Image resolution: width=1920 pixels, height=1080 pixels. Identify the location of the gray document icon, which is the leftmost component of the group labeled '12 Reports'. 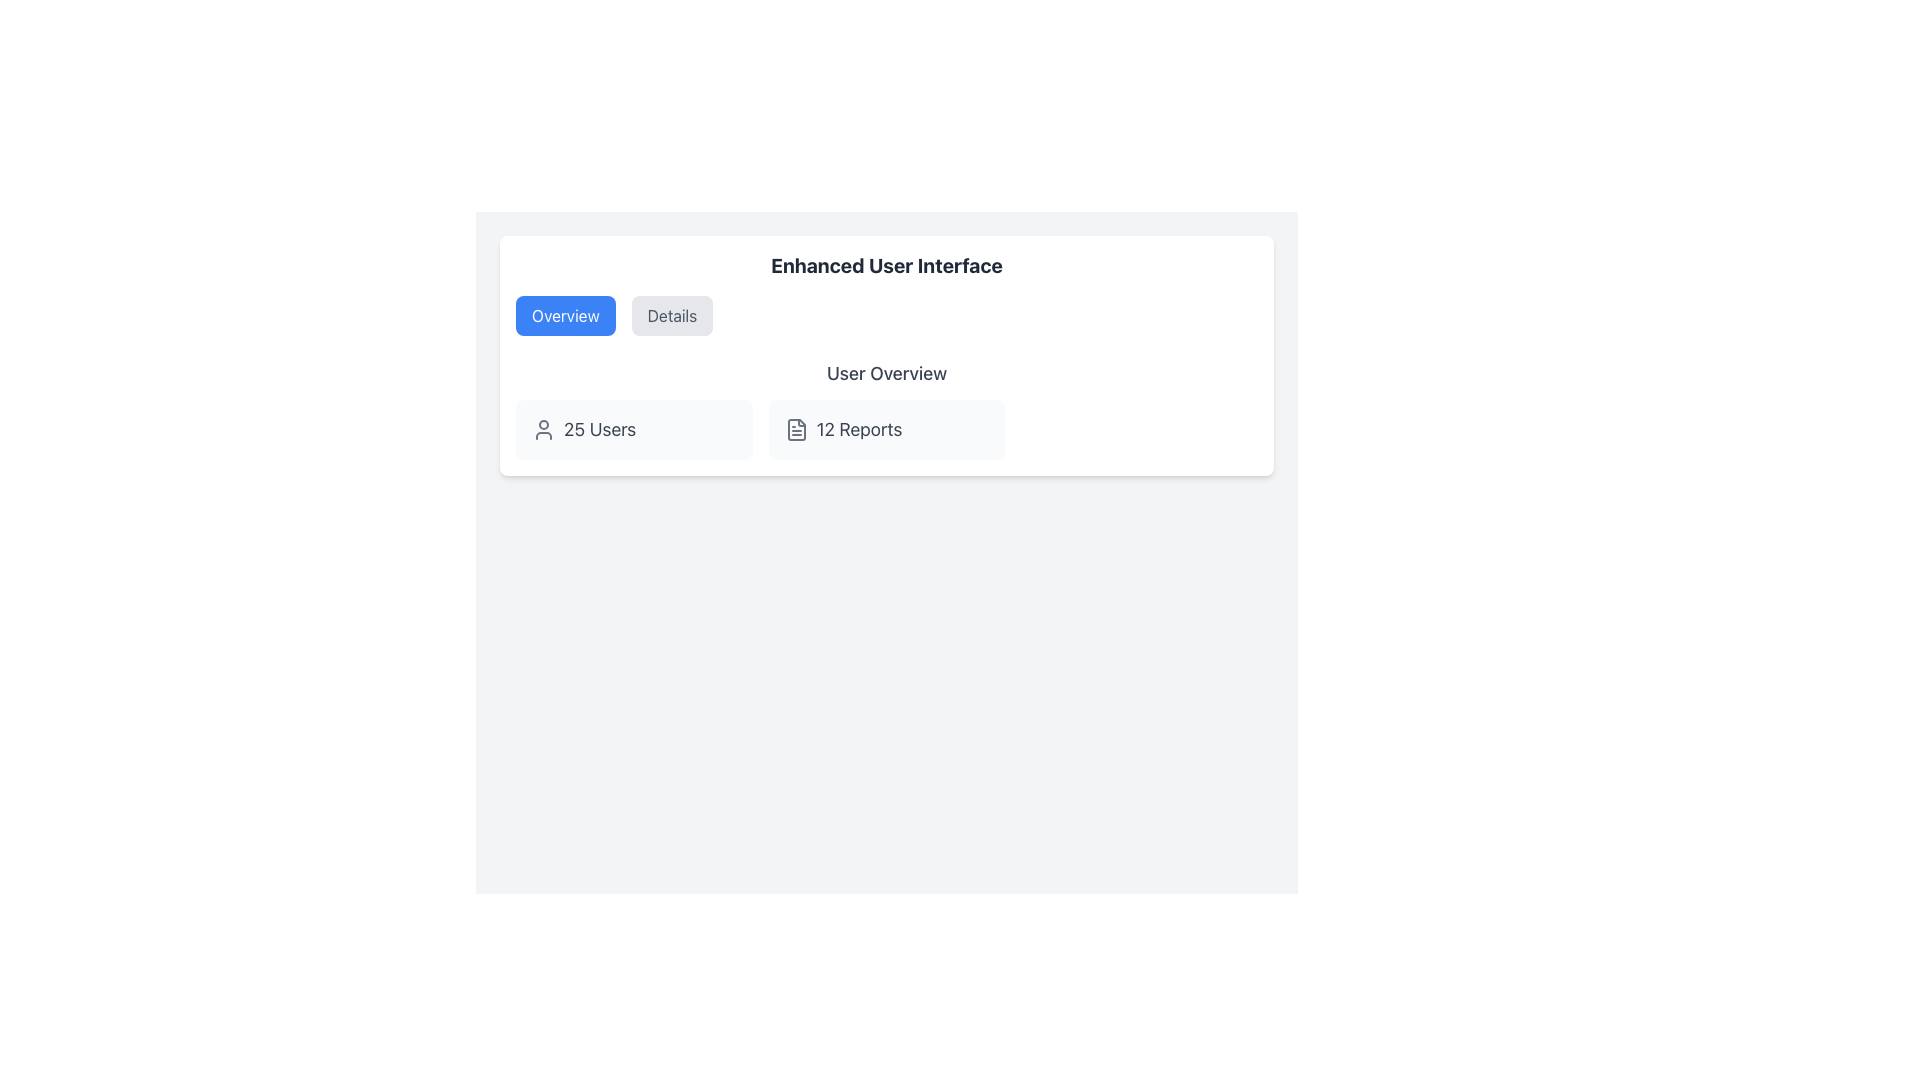
(795, 428).